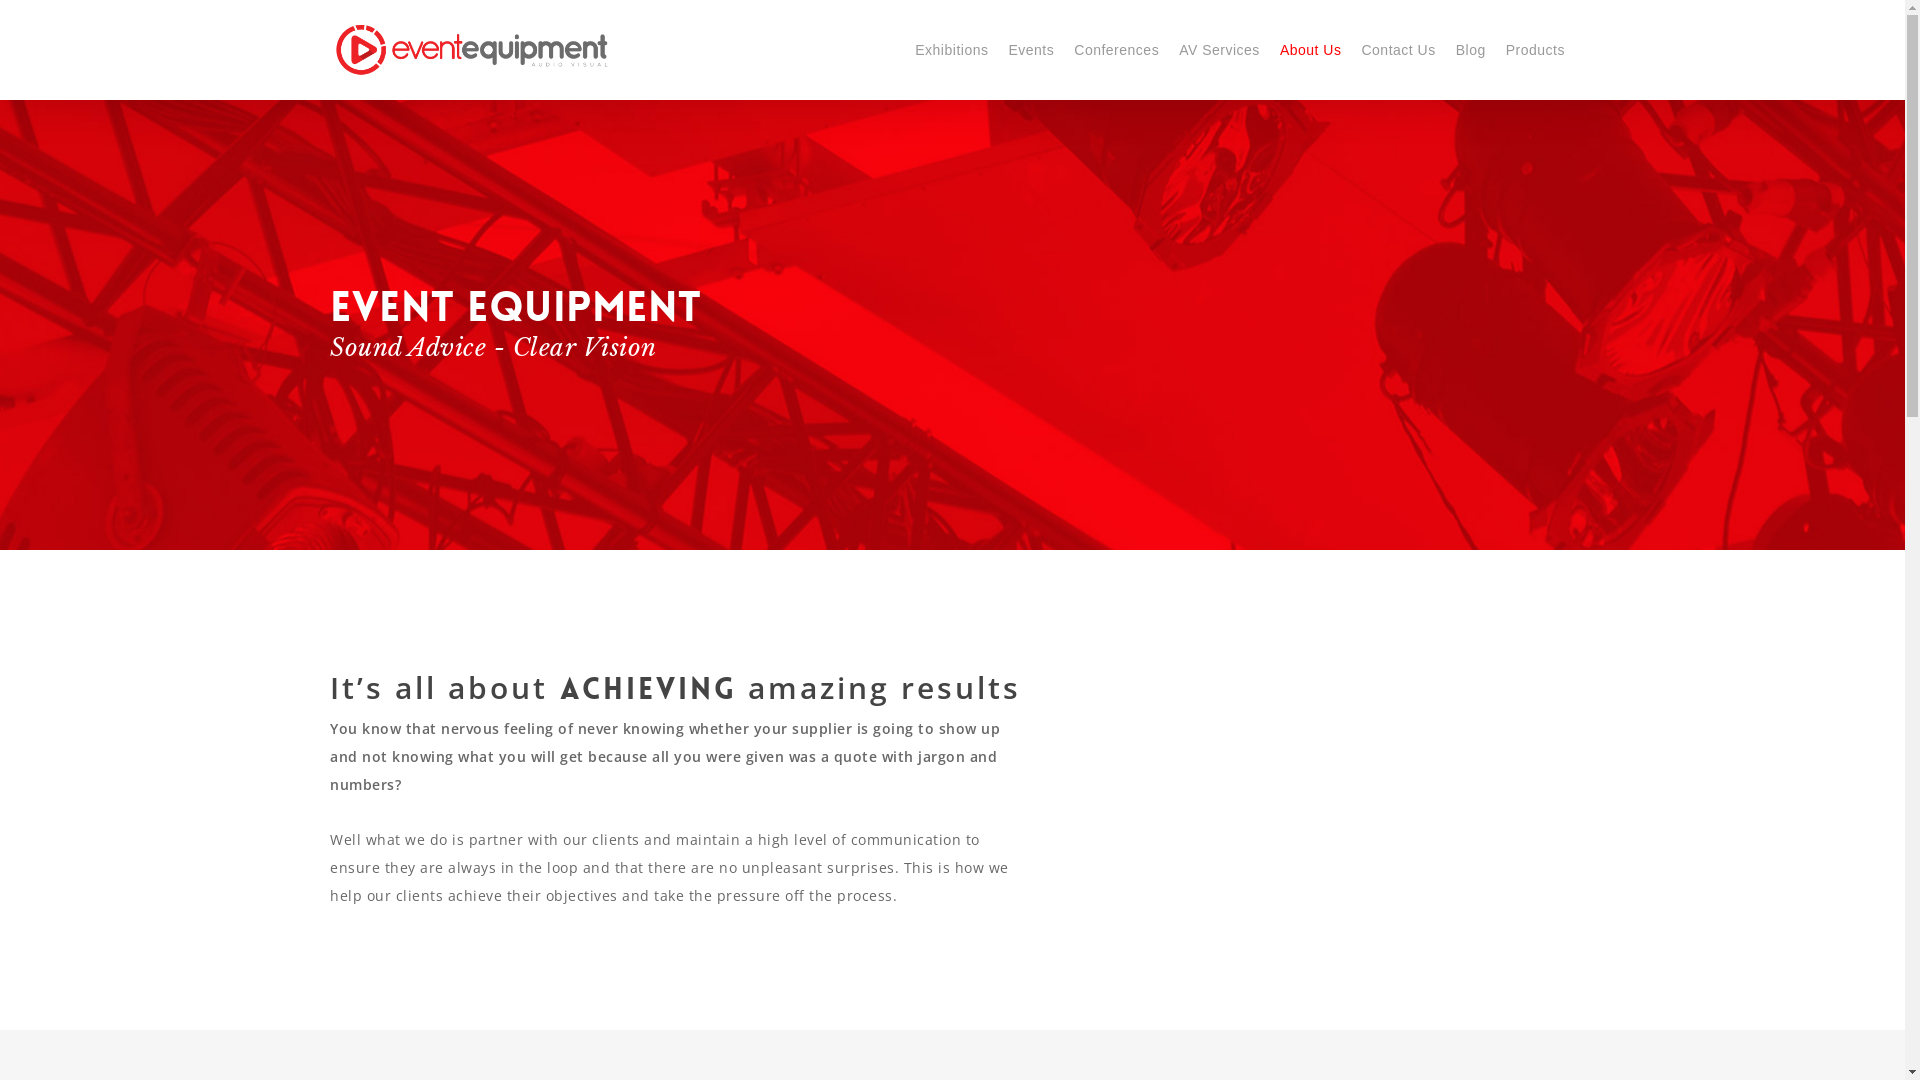  What do you see at coordinates (1496, 49) in the screenshot?
I see `'Products'` at bounding box center [1496, 49].